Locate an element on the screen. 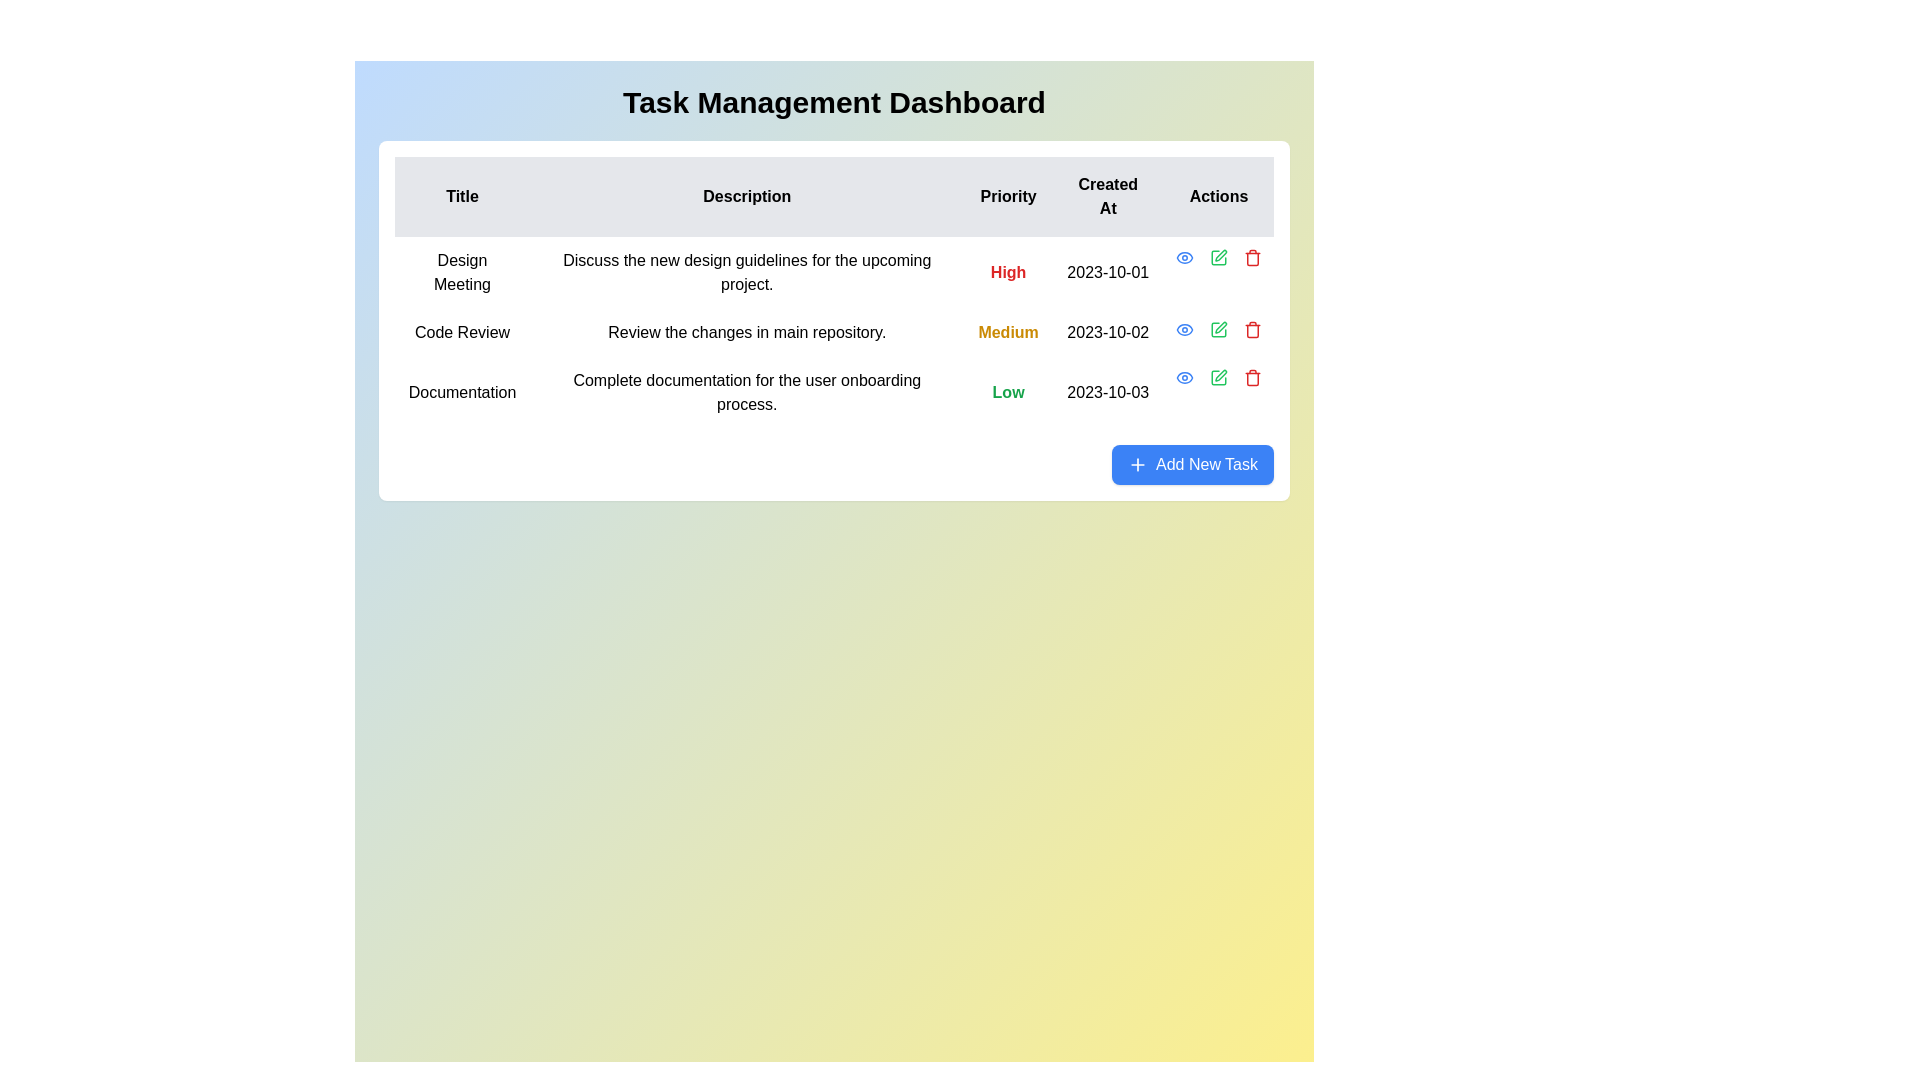 The width and height of the screenshot is (1920, 1080). the second row in the task list table that summarizes a specific task, including its title, description, priority, creation date, and available actions is located at coordinates (834, 331).